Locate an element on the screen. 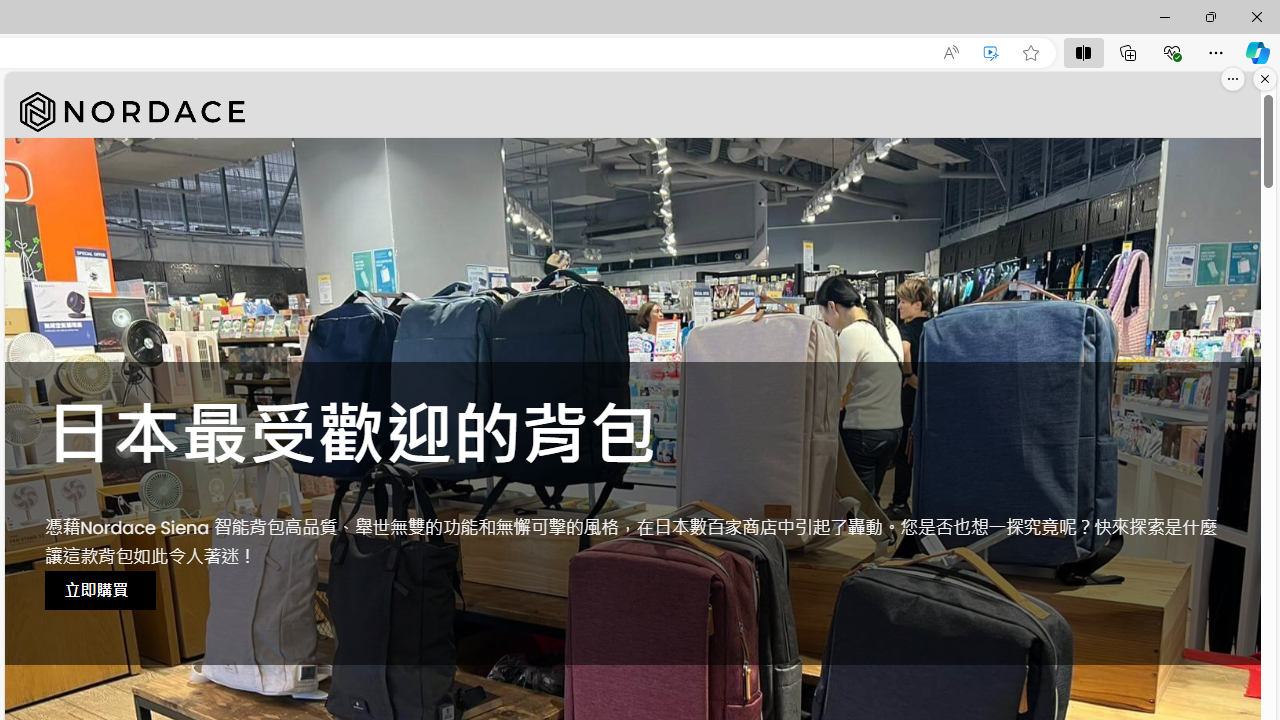 The height and width of the screenshot is (720, 1280). 'Enhance video' is located at coordinates (991, 52).